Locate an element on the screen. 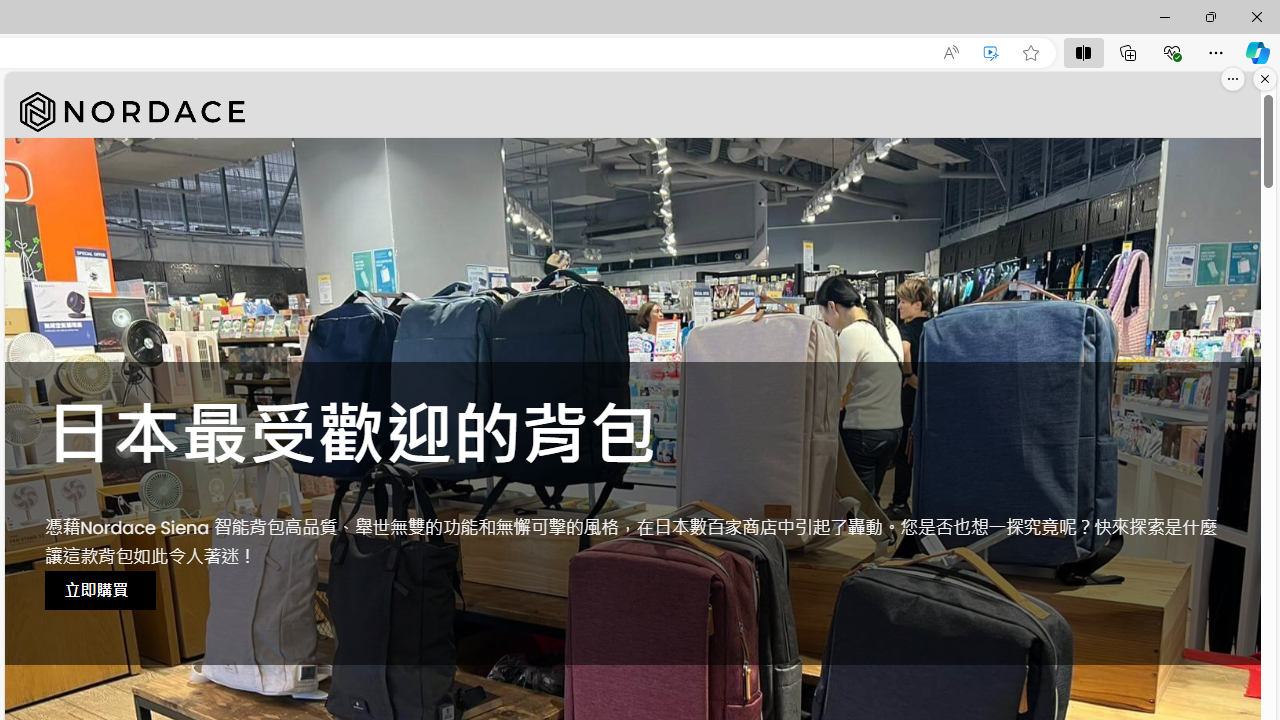 The height and width of the screenshot is (720, 1280). 'Enhance video' is located at coordinates (991, 52).